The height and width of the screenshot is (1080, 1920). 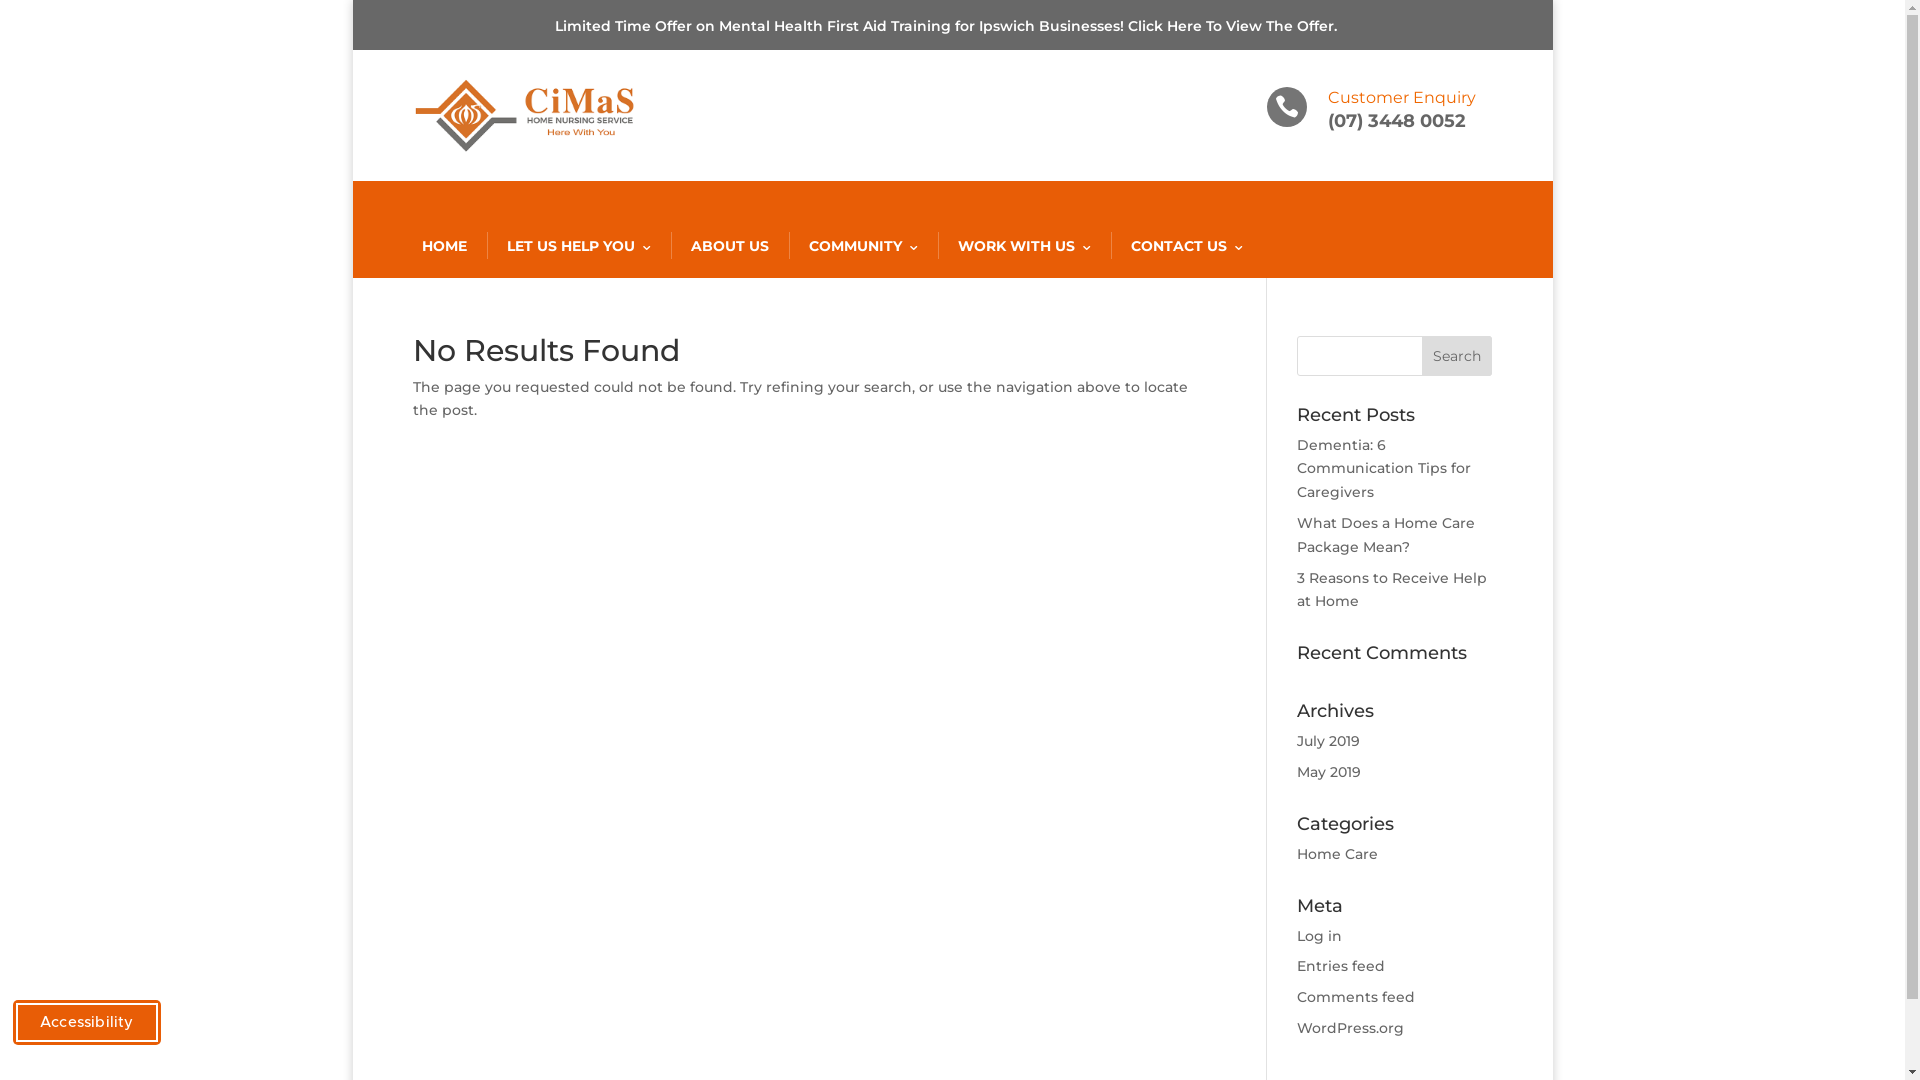 I want to click on 'Home Care', so click(x=1296, y=853).